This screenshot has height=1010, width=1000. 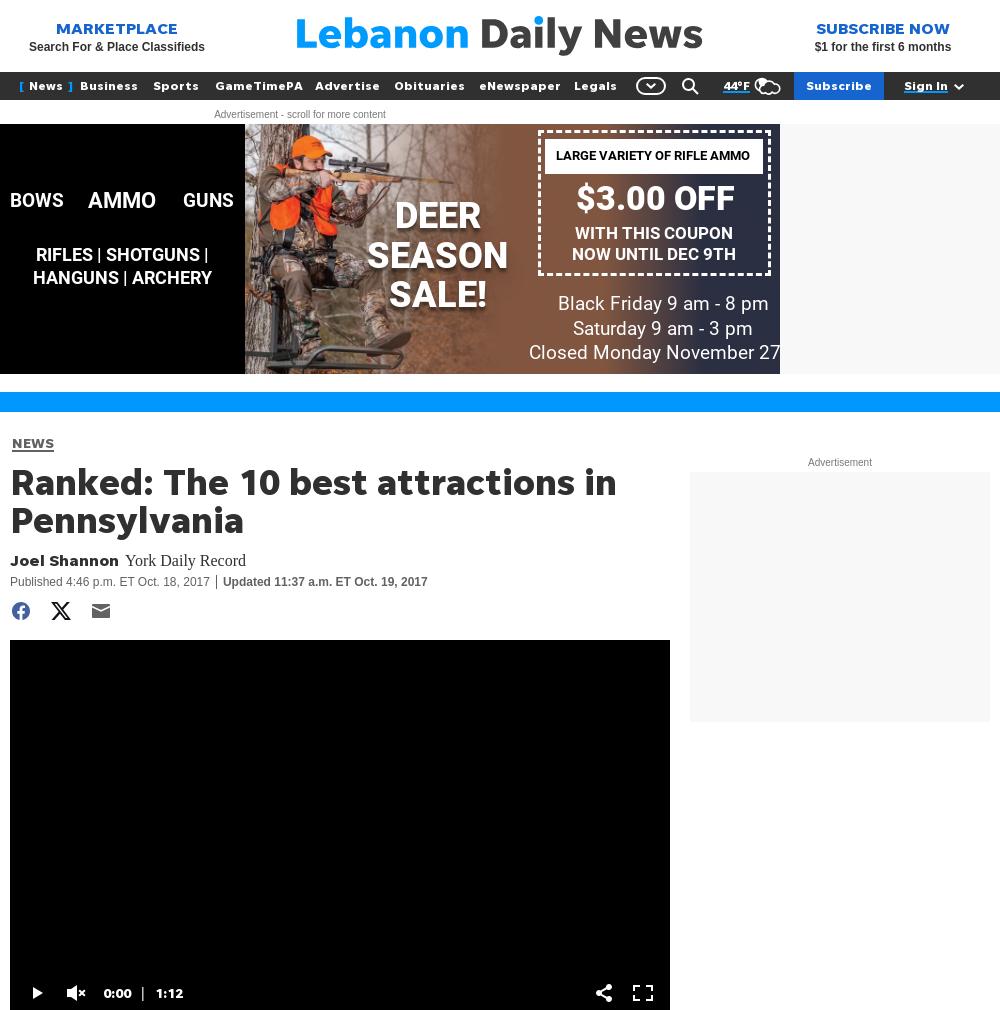 What do you see at coordinates (520, 84) in the screenshot?
I see `'eNewspaper'` at bounding box center [520, 84].